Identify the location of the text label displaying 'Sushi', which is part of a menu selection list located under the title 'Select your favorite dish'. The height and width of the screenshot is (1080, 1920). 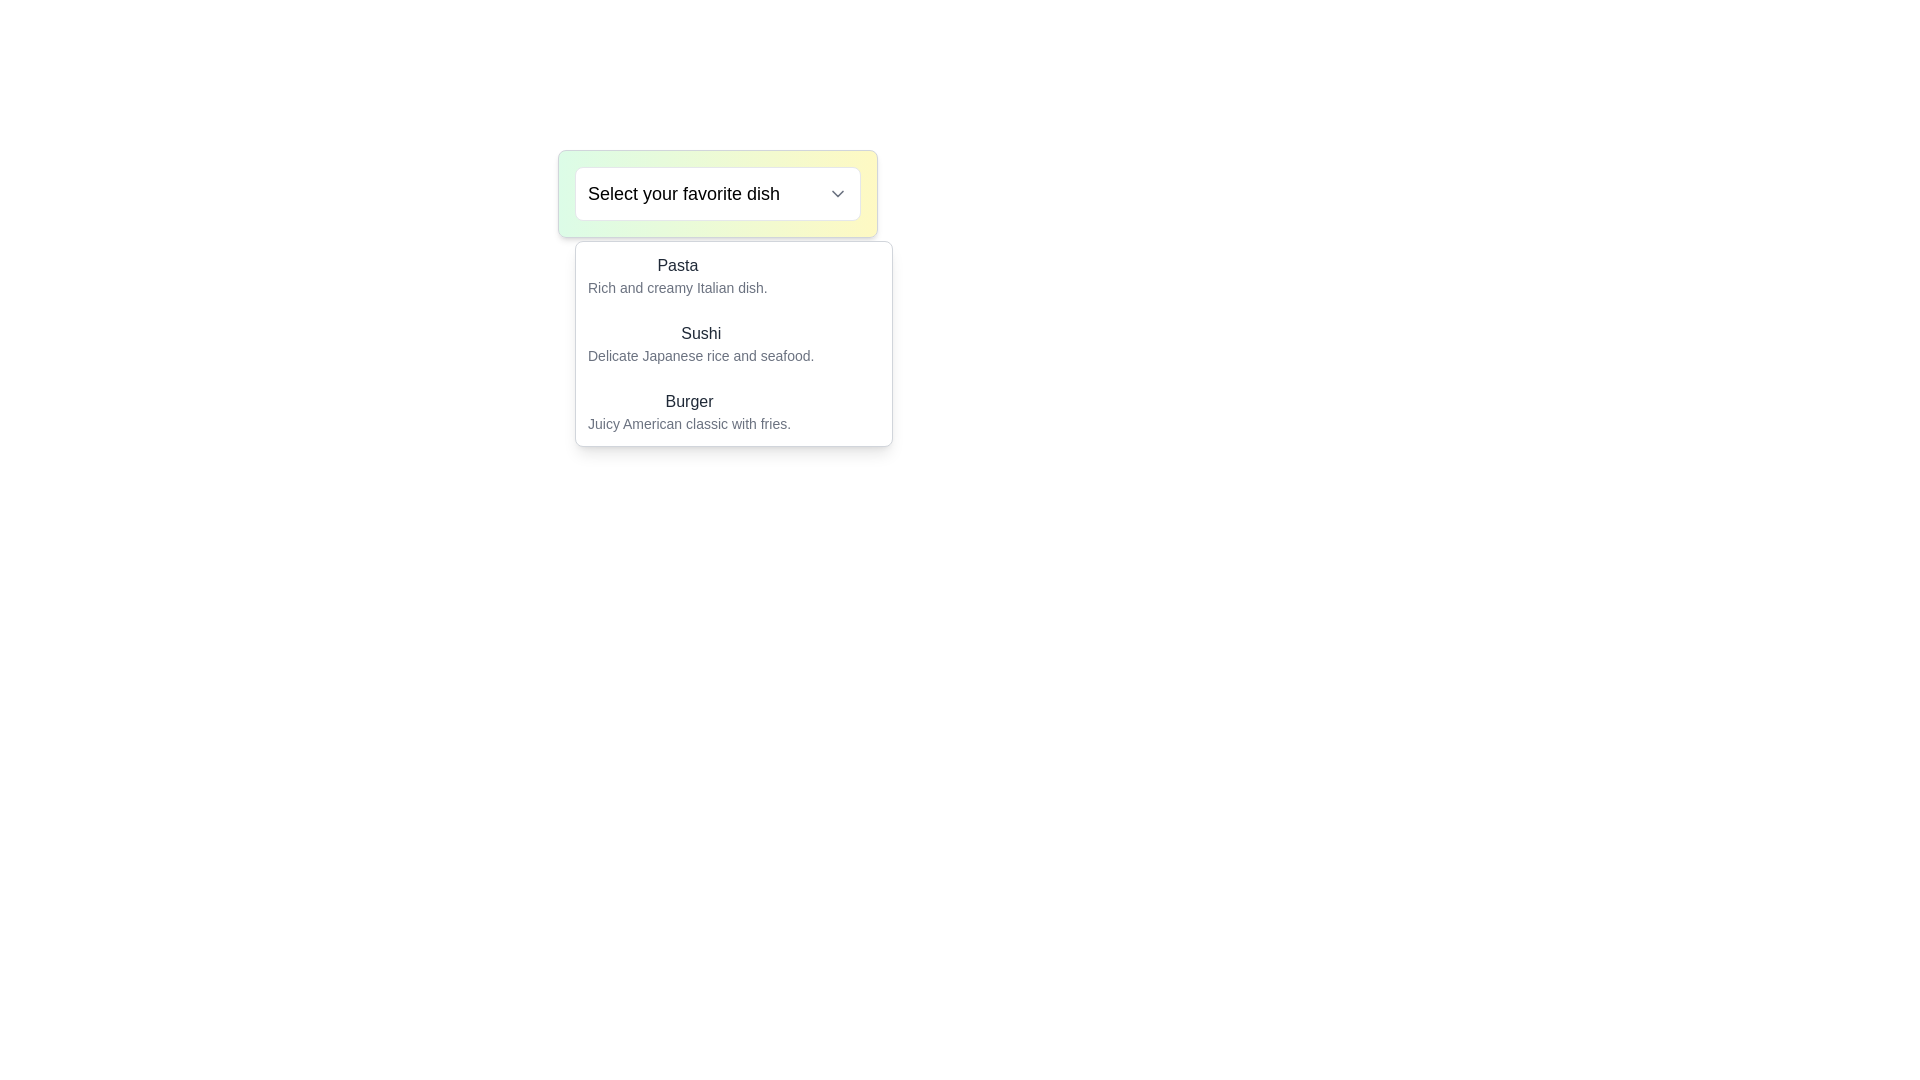
(701, 333).